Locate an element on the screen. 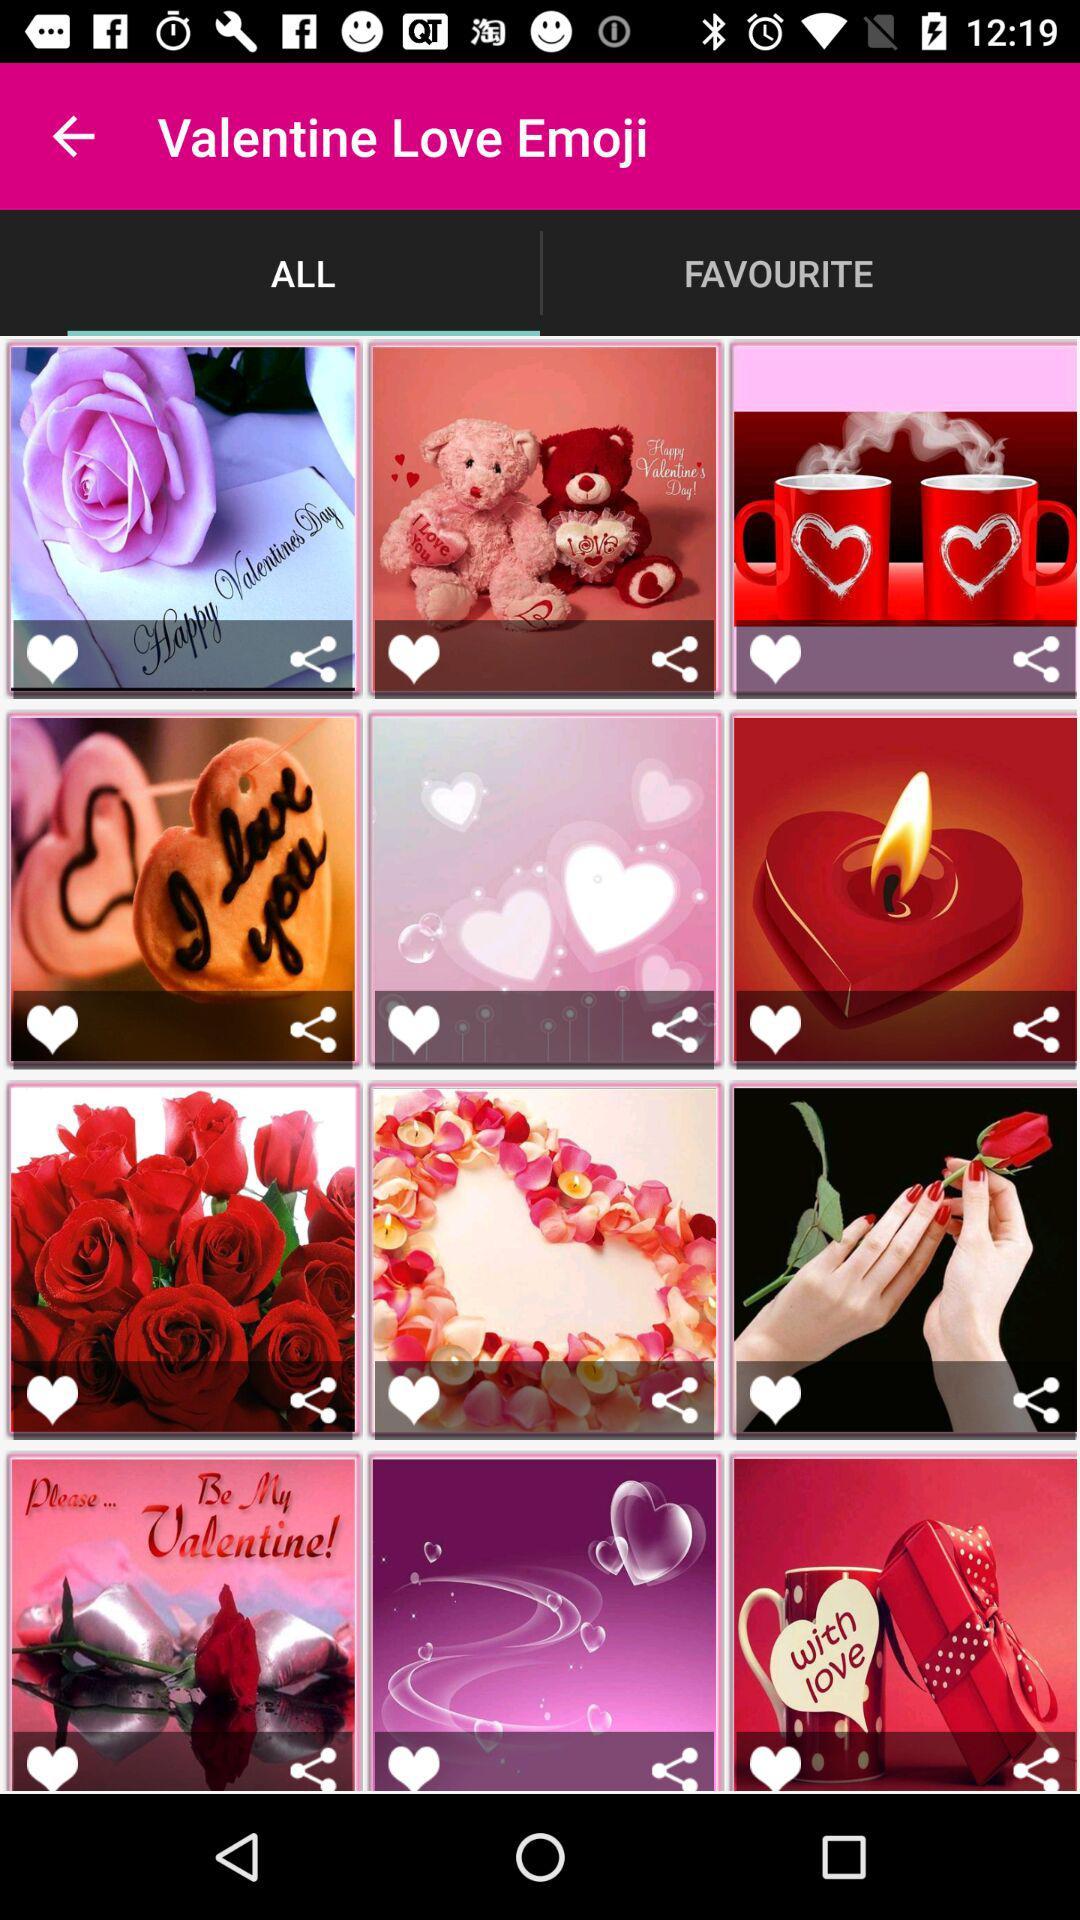 Image resolution: width=1080 pixels, height=1920 pixels. share emoji is located at coordinates (313, 1768).